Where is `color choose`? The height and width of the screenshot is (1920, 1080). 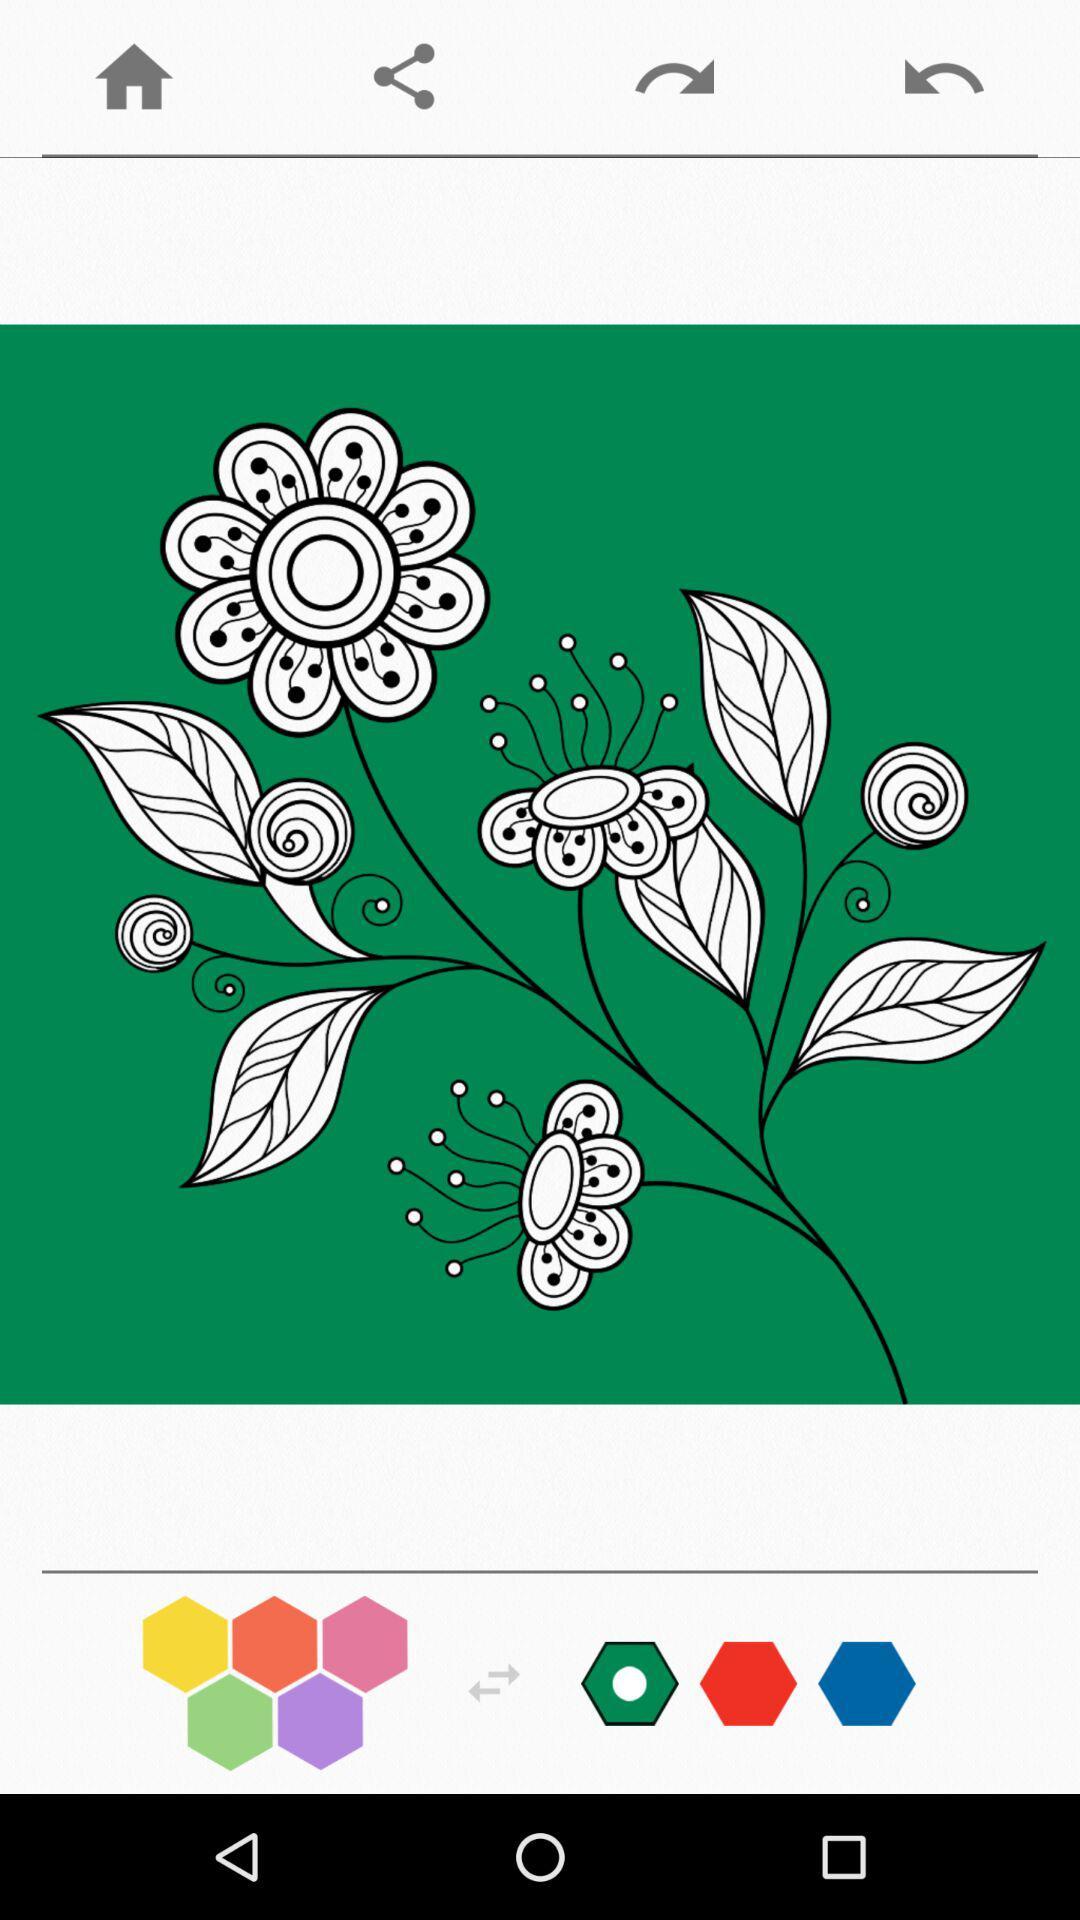
color choose is located at coordinates (748, 1682).